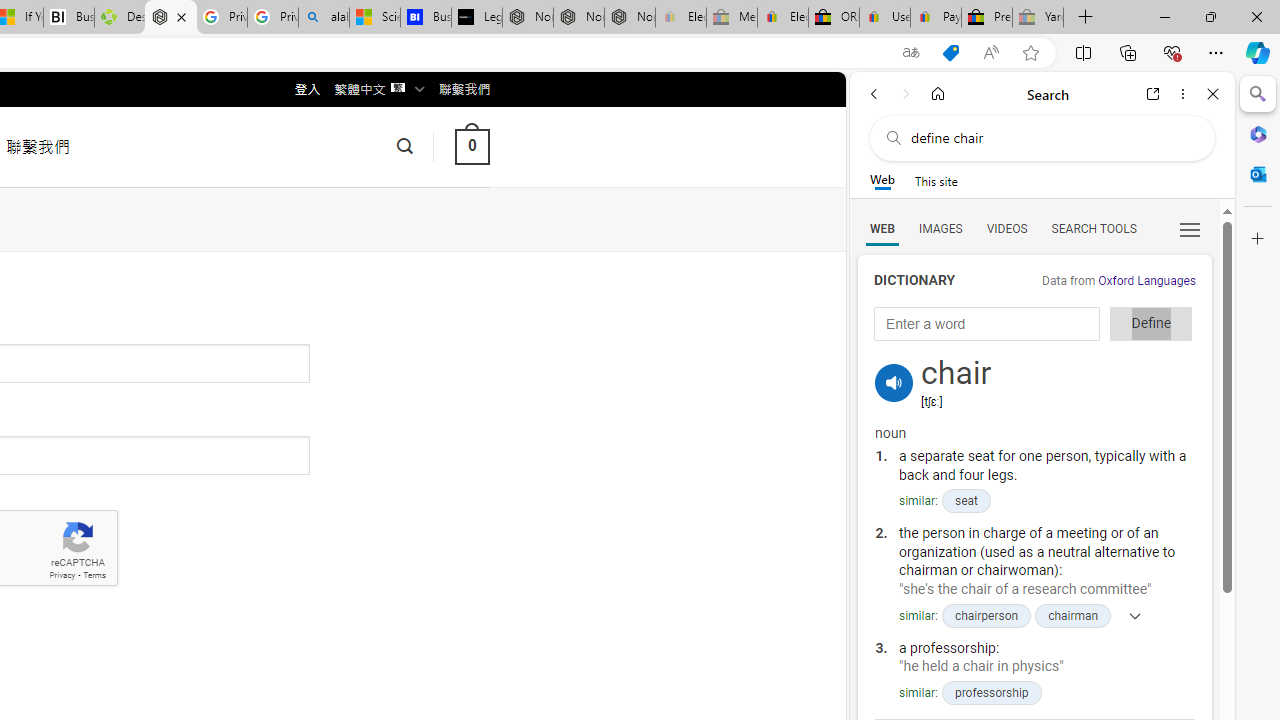  What do you see at coordinates (1072, 614) in the screenshot?
I see `'chairman'` at bounding box center [1072, 614].